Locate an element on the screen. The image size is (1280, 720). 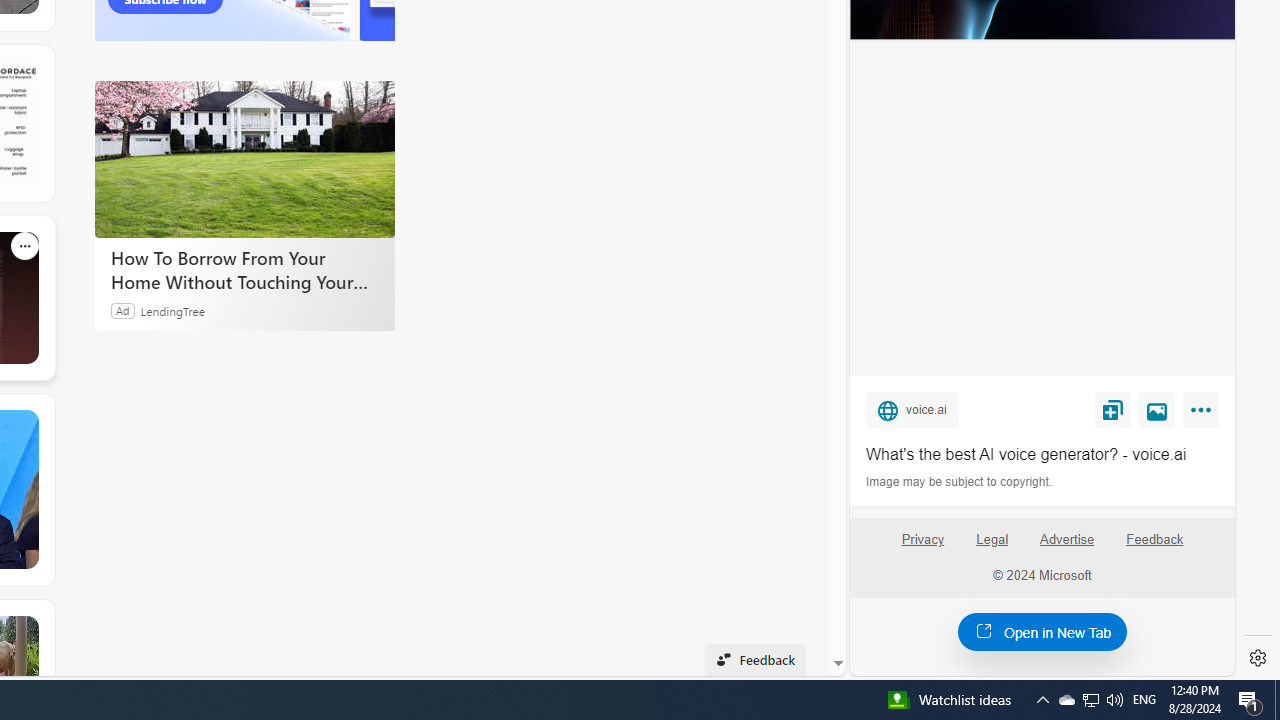
'Privacy' is located at coordinates (921, 538).